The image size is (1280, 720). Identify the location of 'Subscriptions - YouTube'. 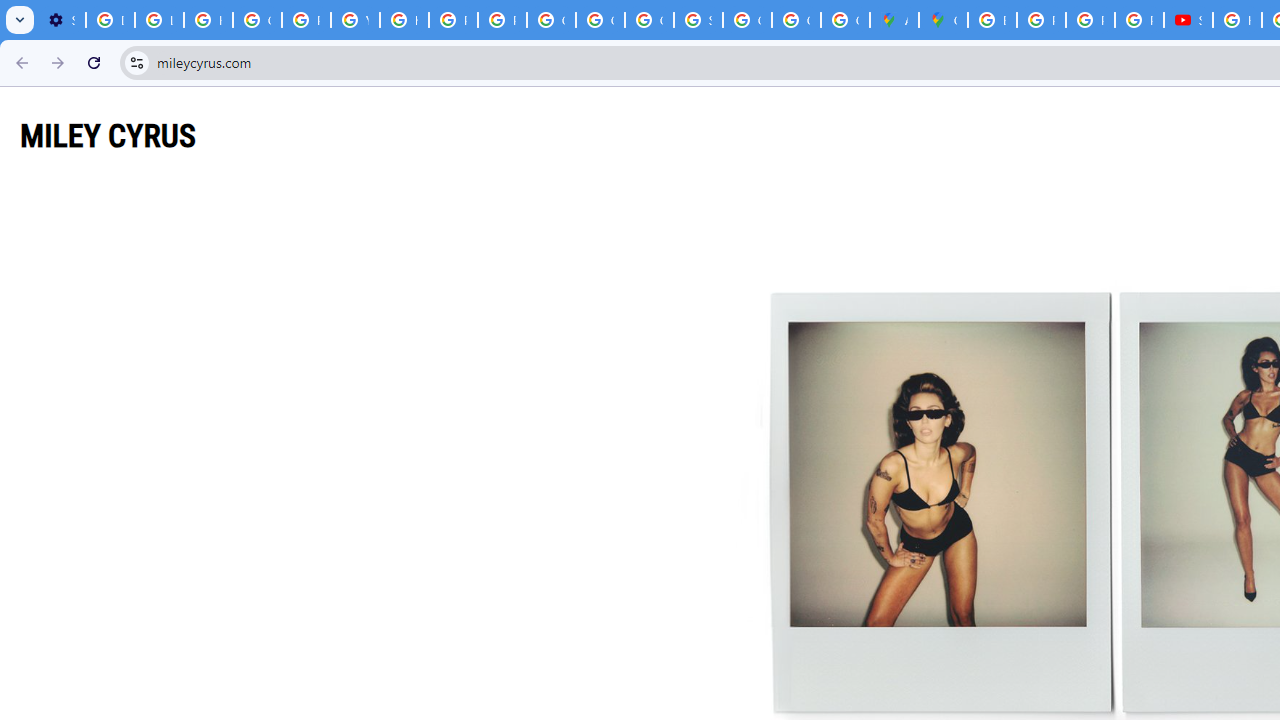
(1188, 20).